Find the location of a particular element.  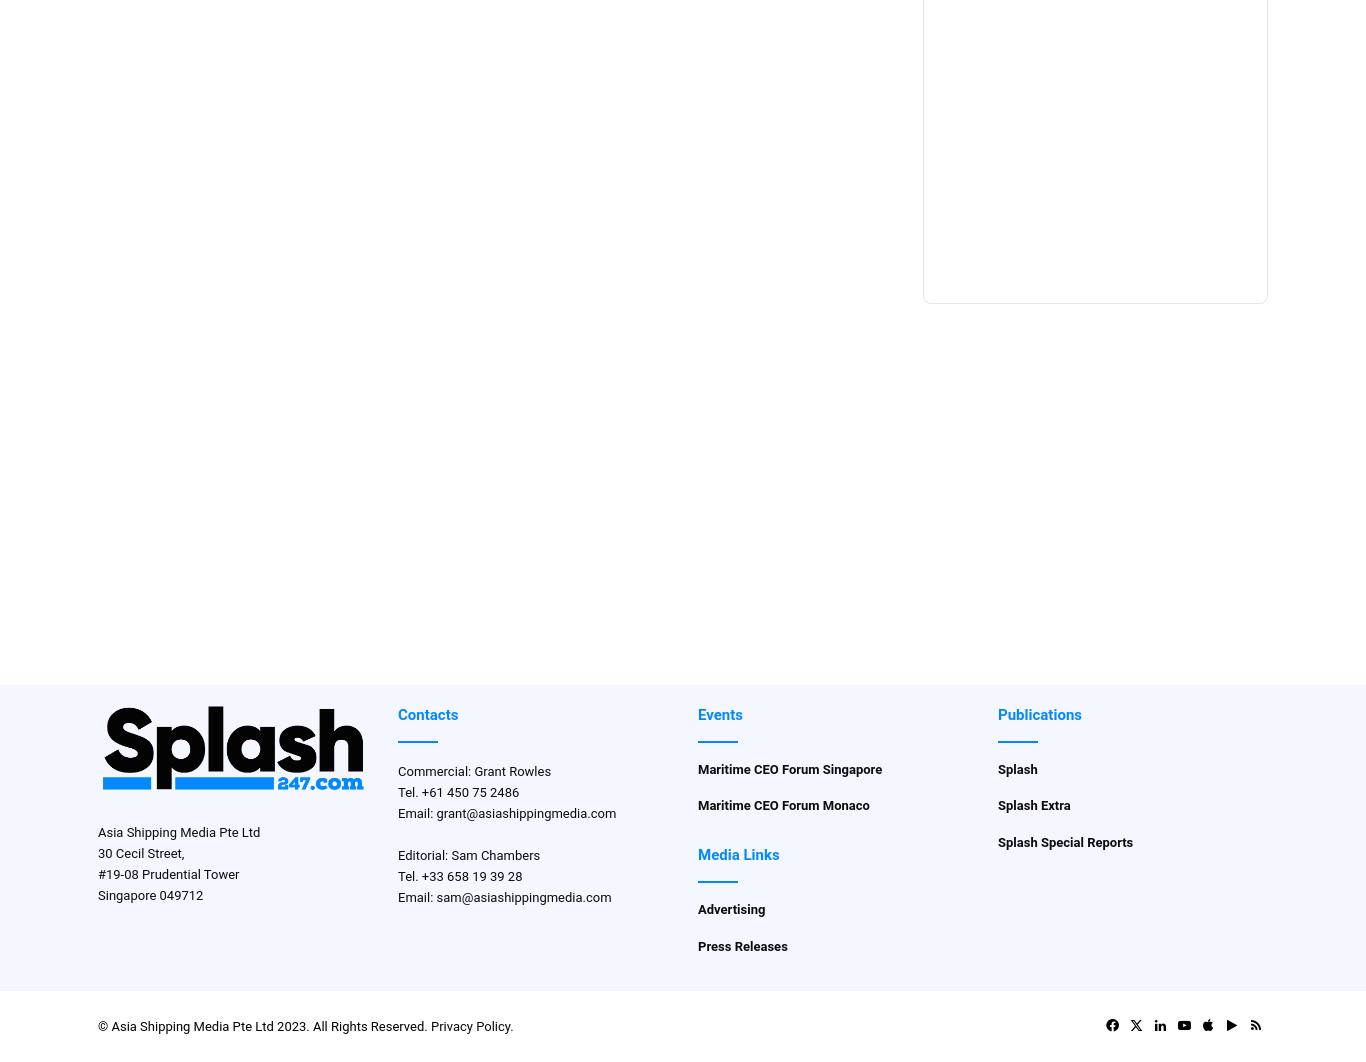

'Tel. +61 450 75 2486' is located at coordinates (458, 791).